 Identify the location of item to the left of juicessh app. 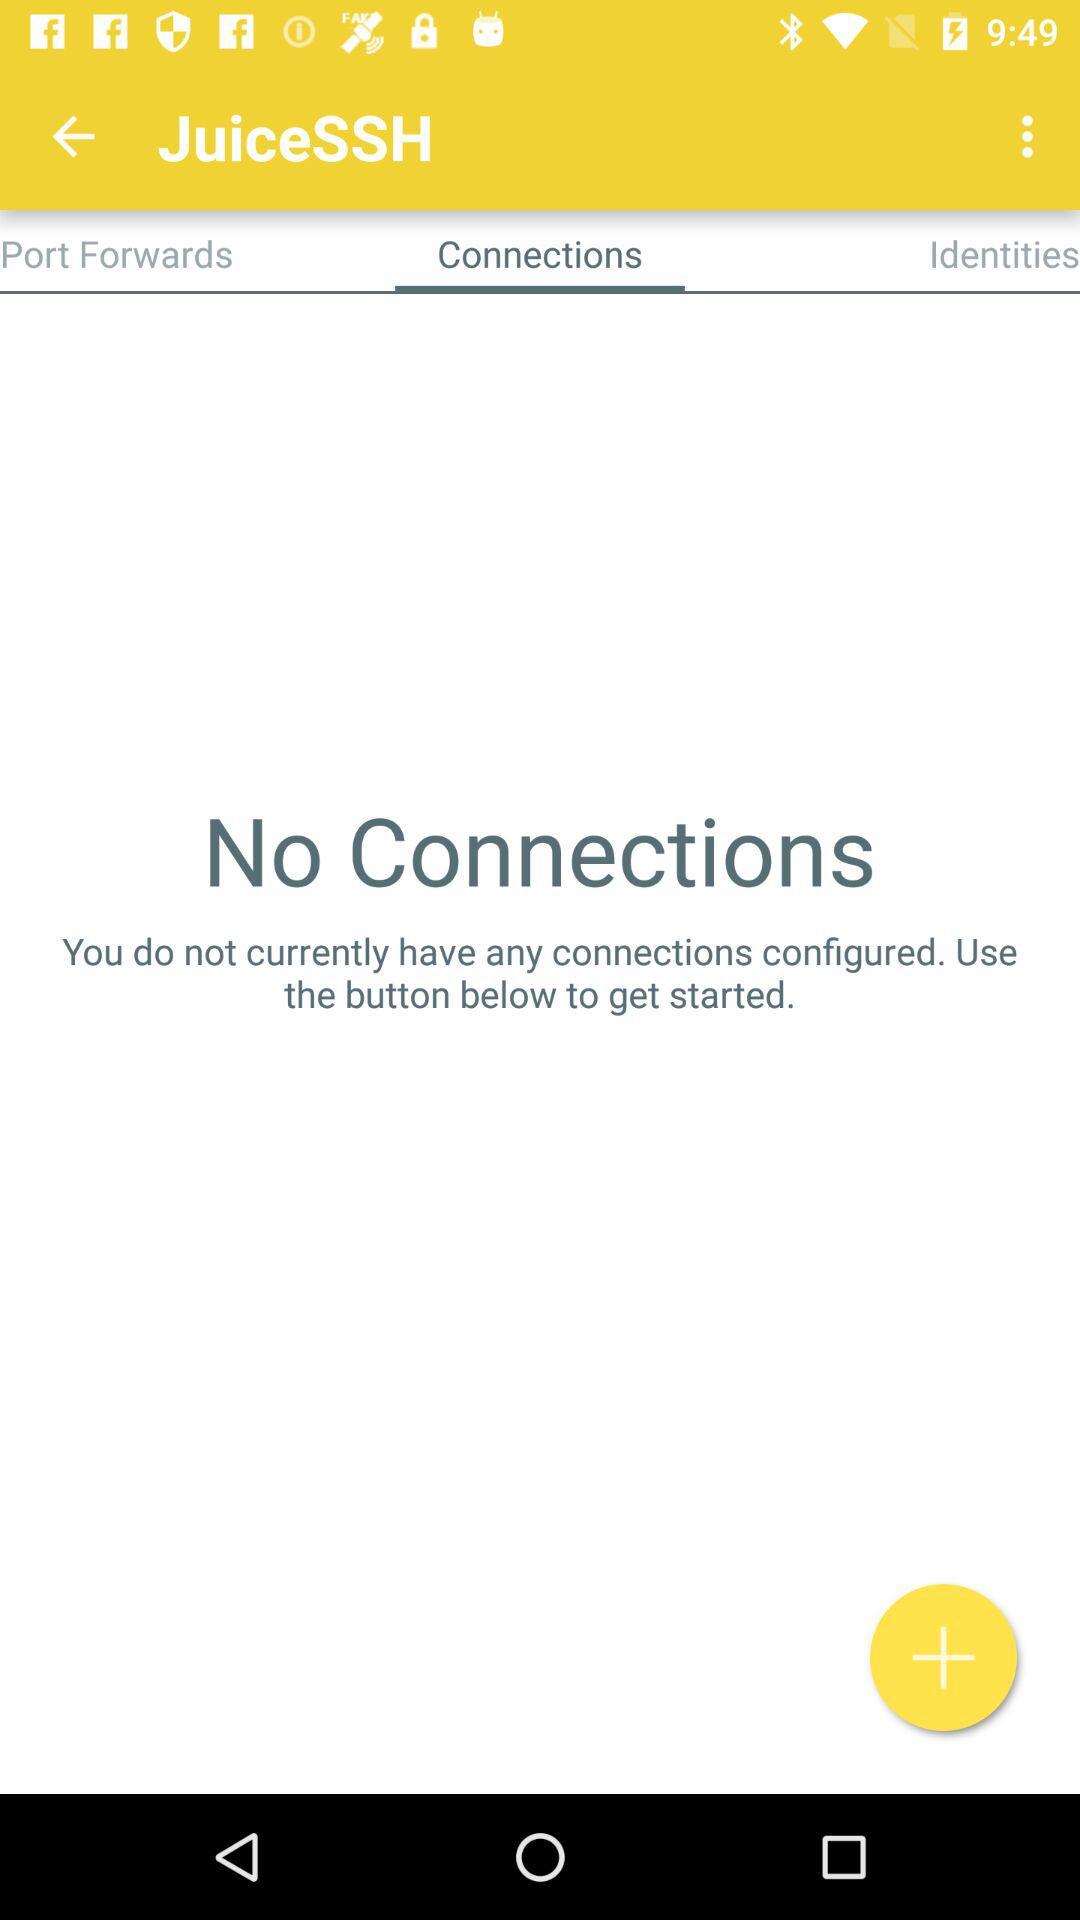
(72, 135).